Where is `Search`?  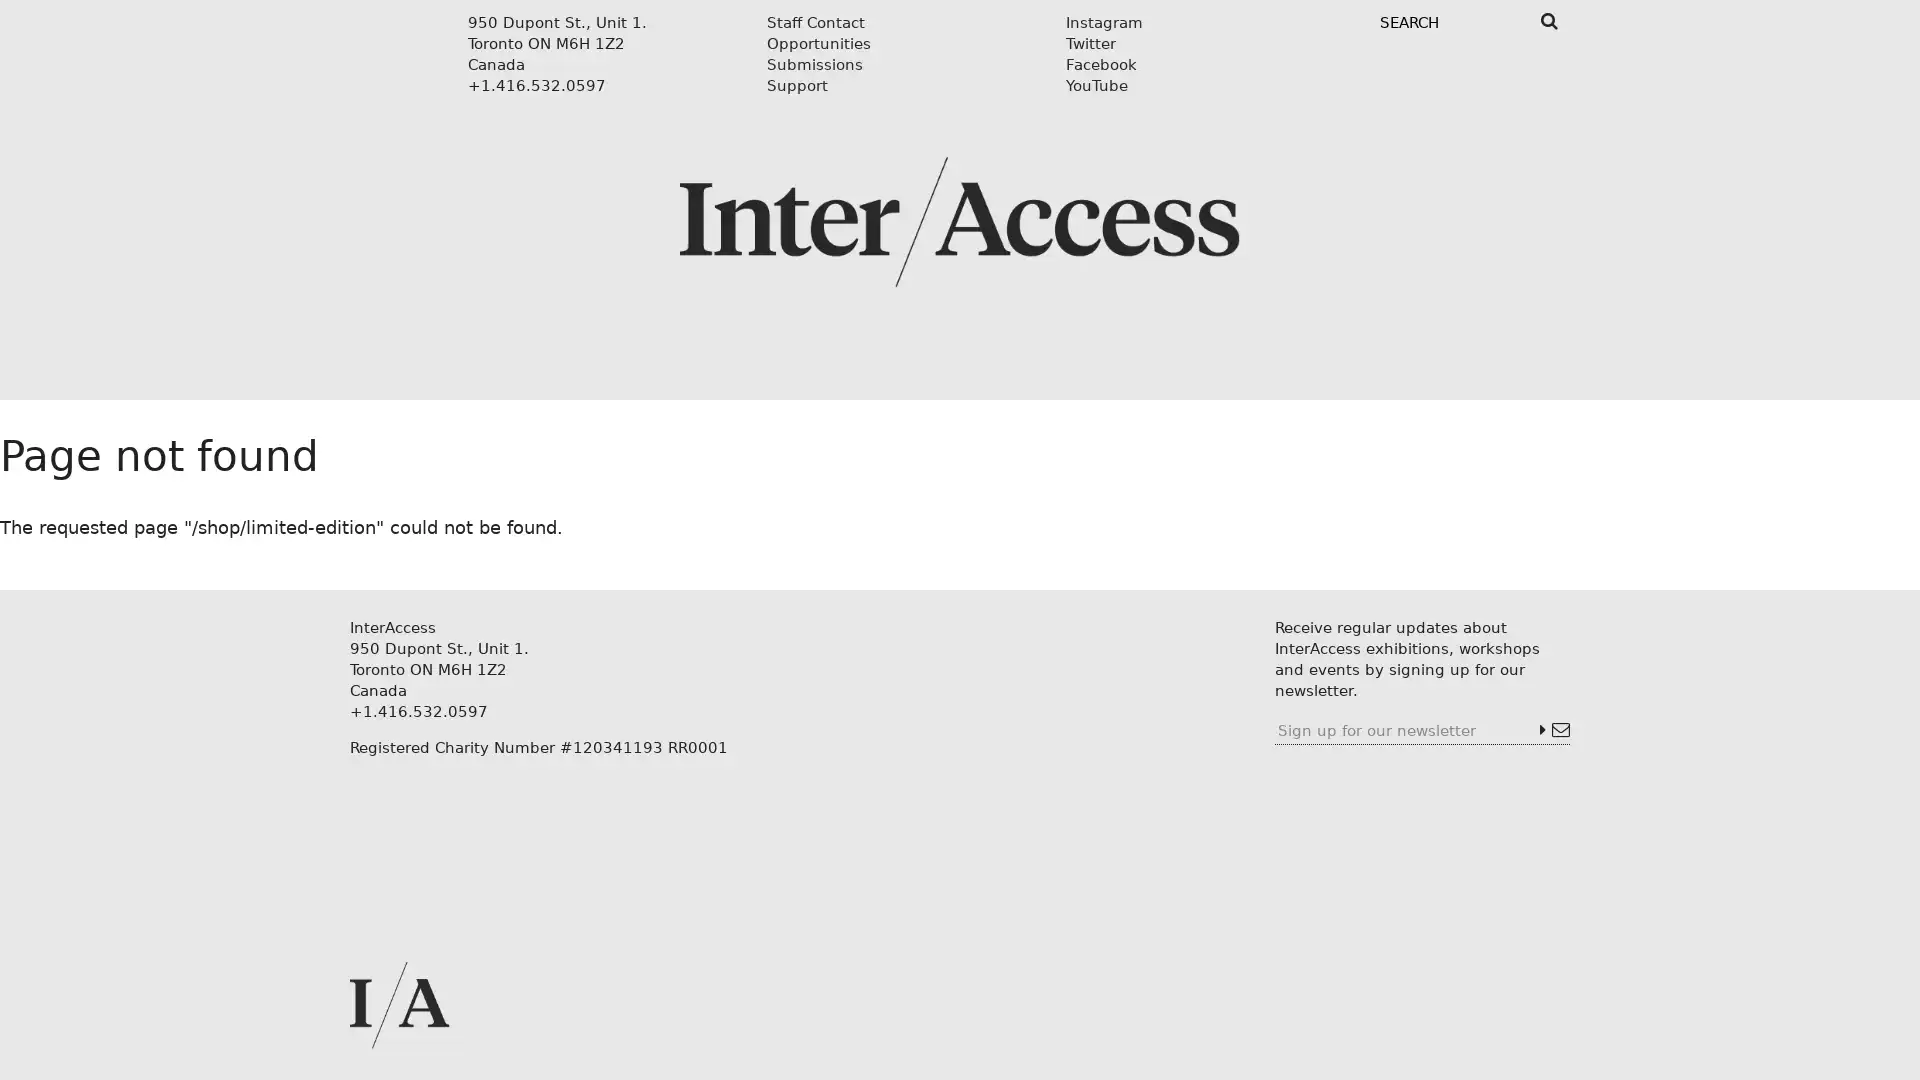
Search is located at coordinates (1548, 21).